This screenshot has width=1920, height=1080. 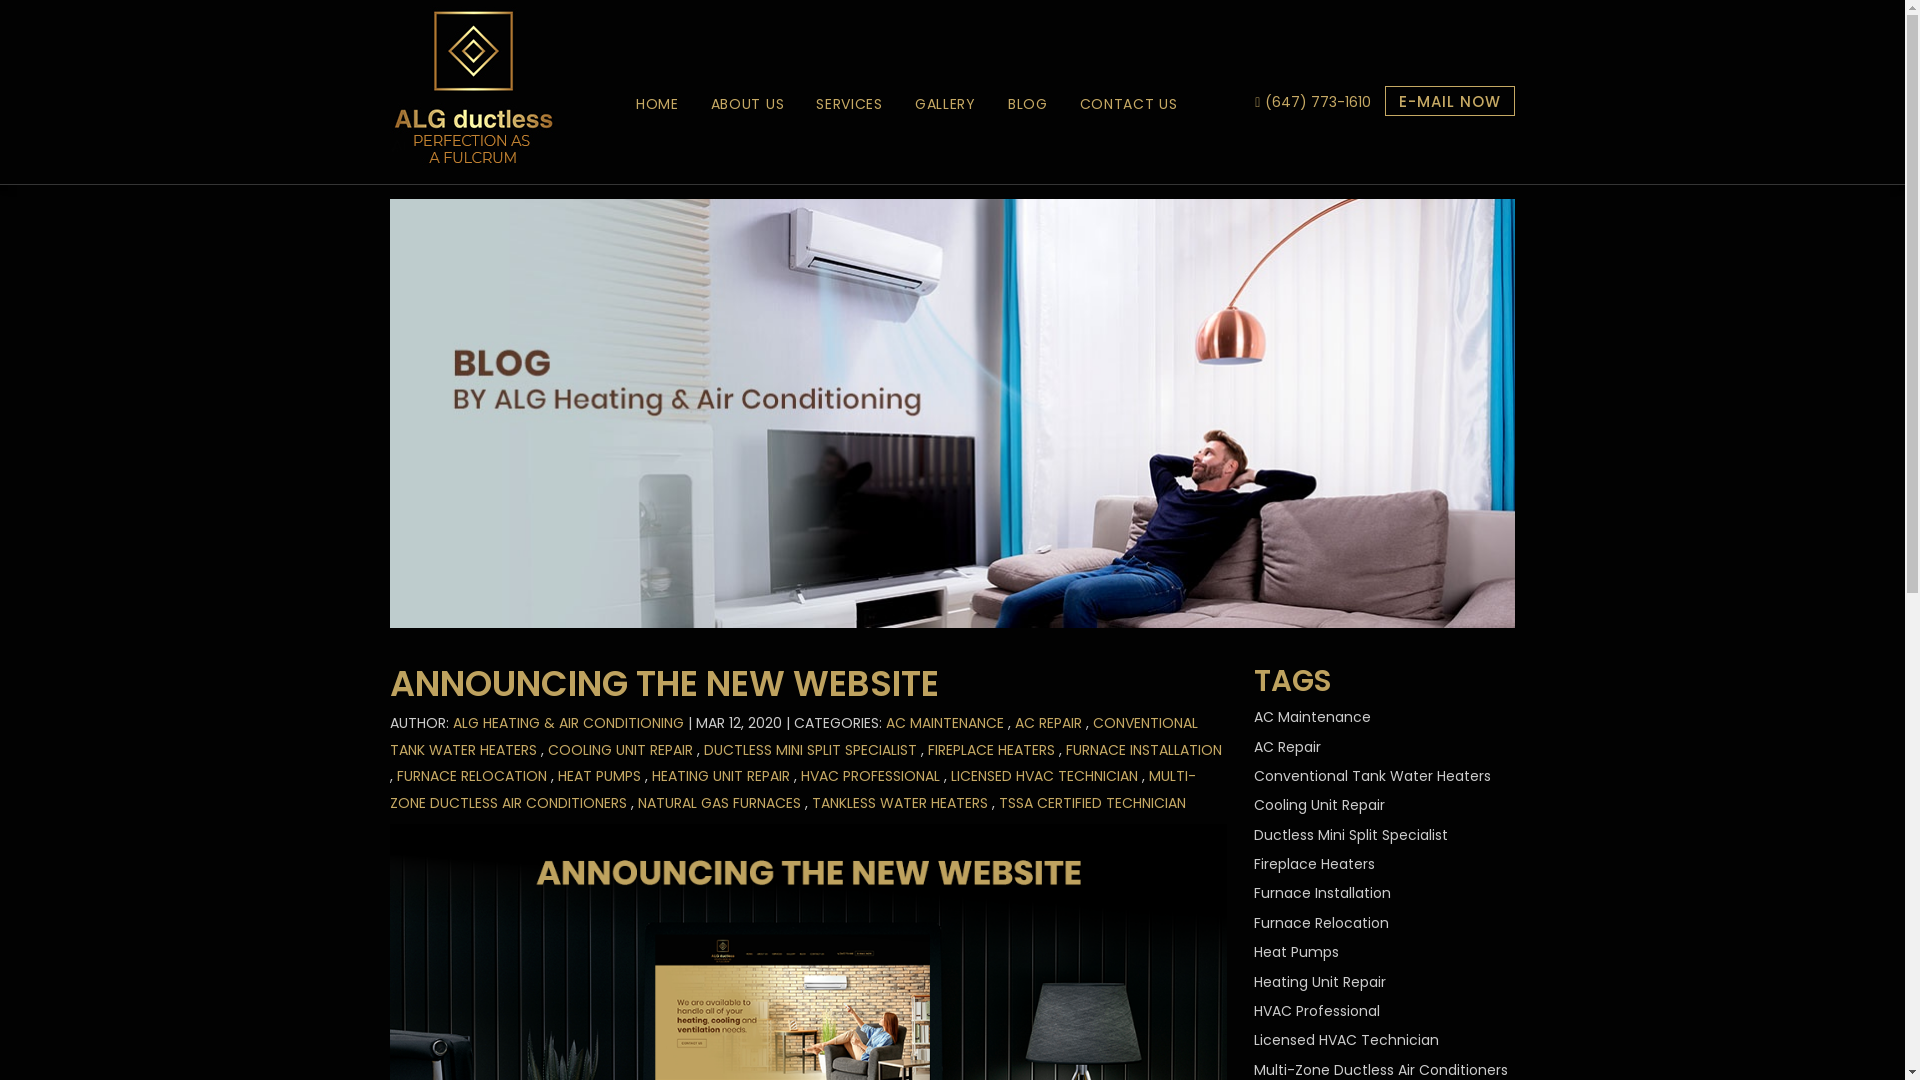 I want to click on 'BLOG', so click(x=1027, y=104).